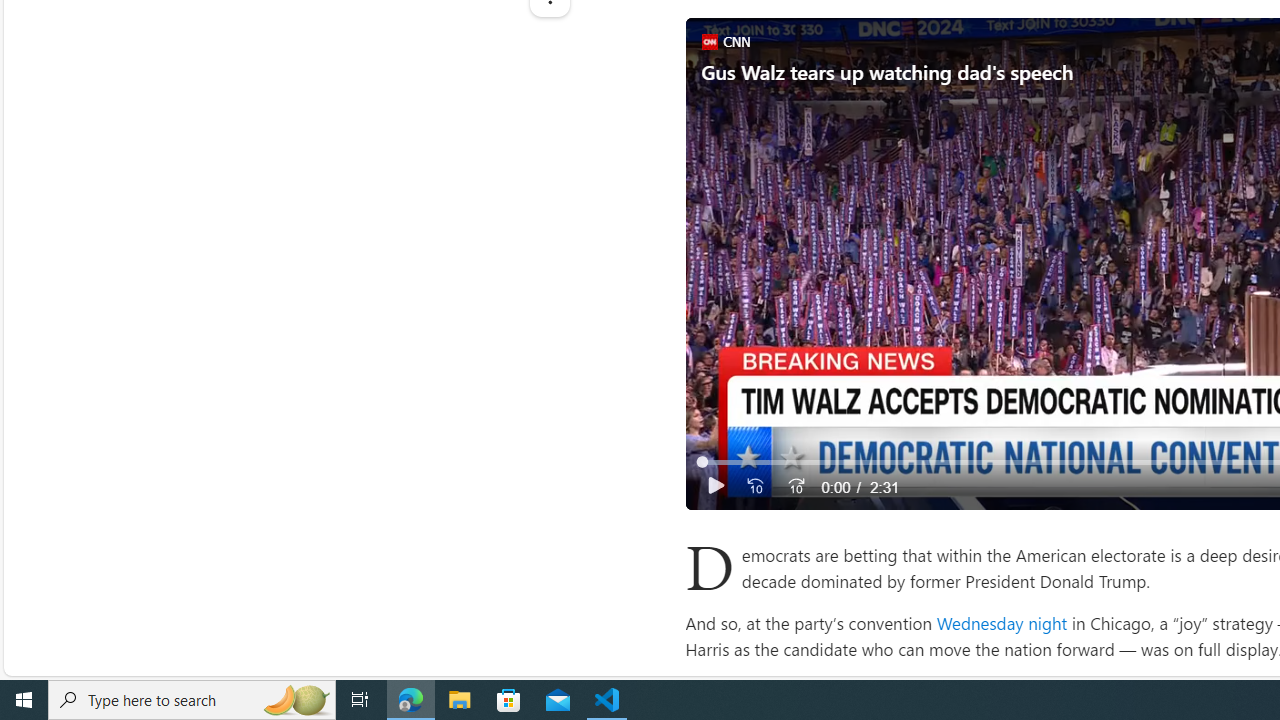  I want to click on 'Wednesday night', so click(1001, 621).